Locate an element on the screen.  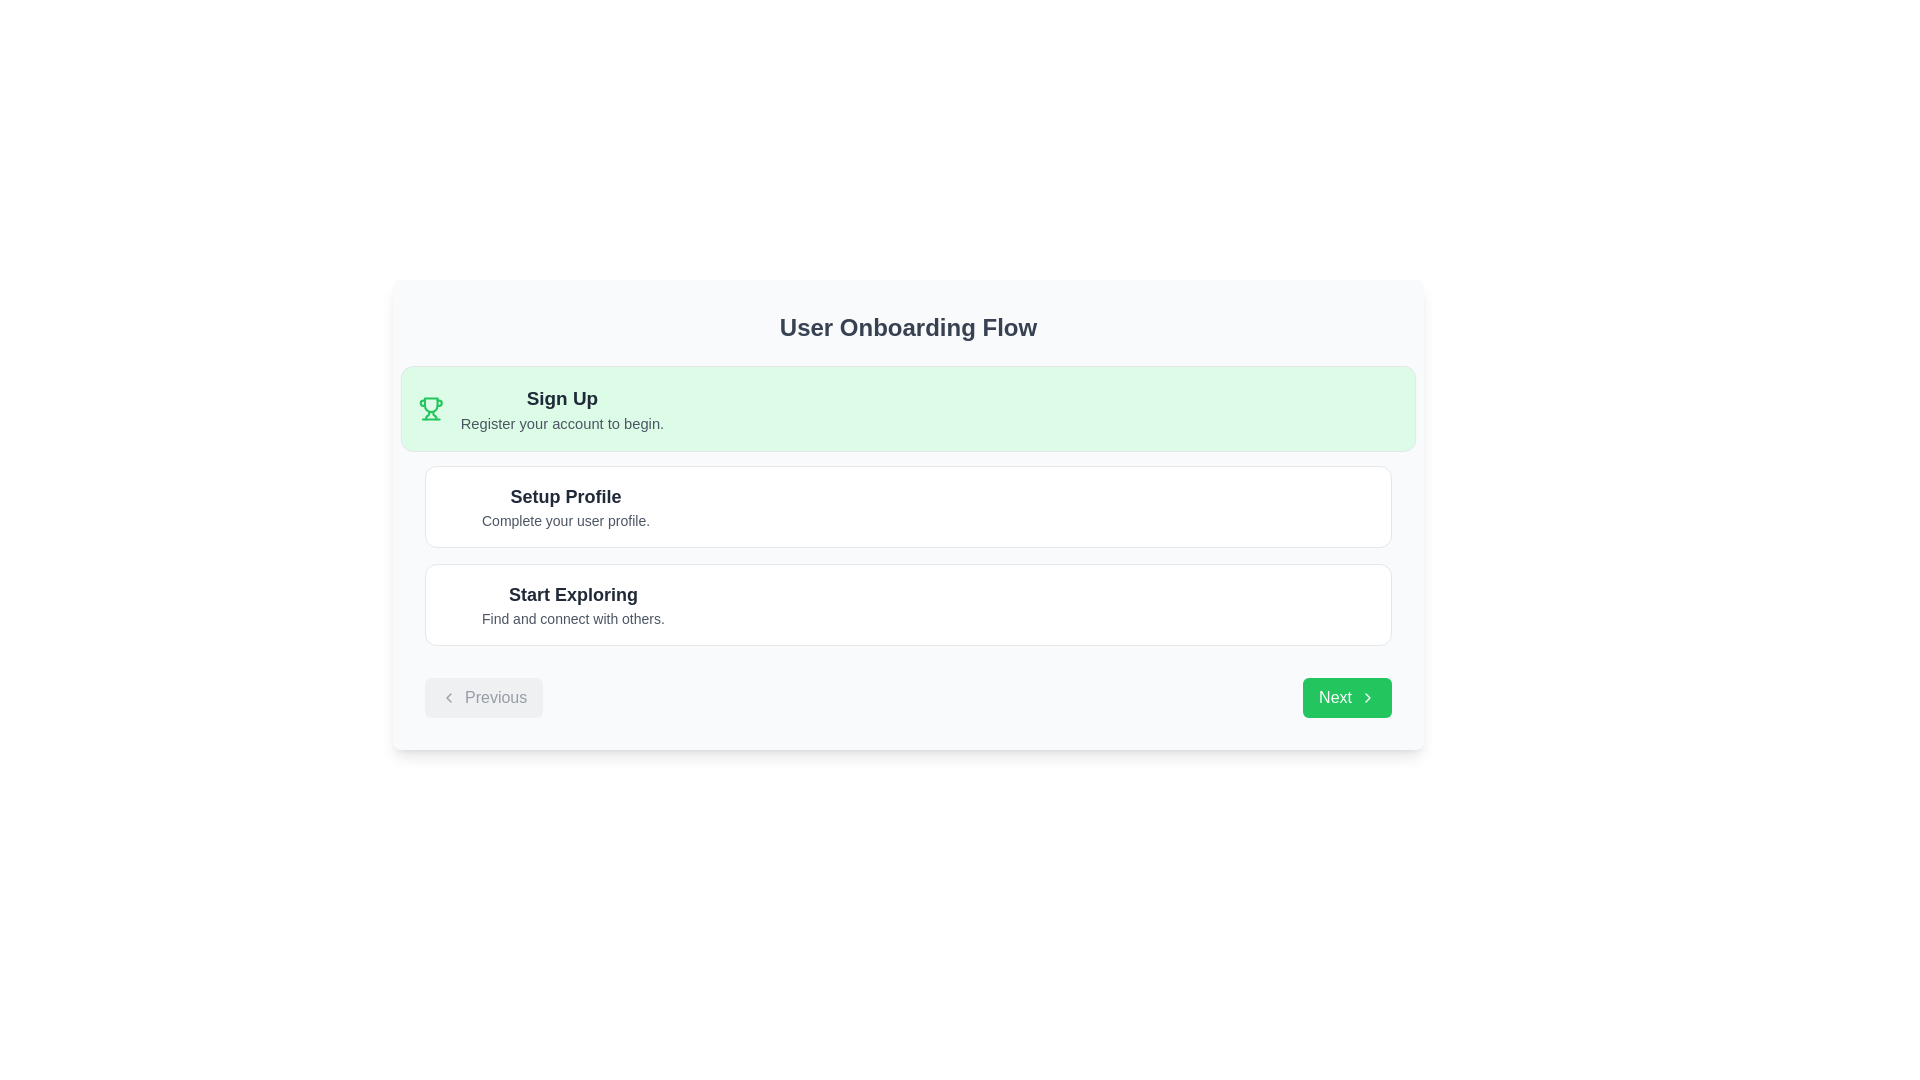
heading text label 'Sign Up' that is styled in bold with a larger font size, displayed in dark gray on a light green background, positioned above the registration prompt is located at coordinates (561, 398).